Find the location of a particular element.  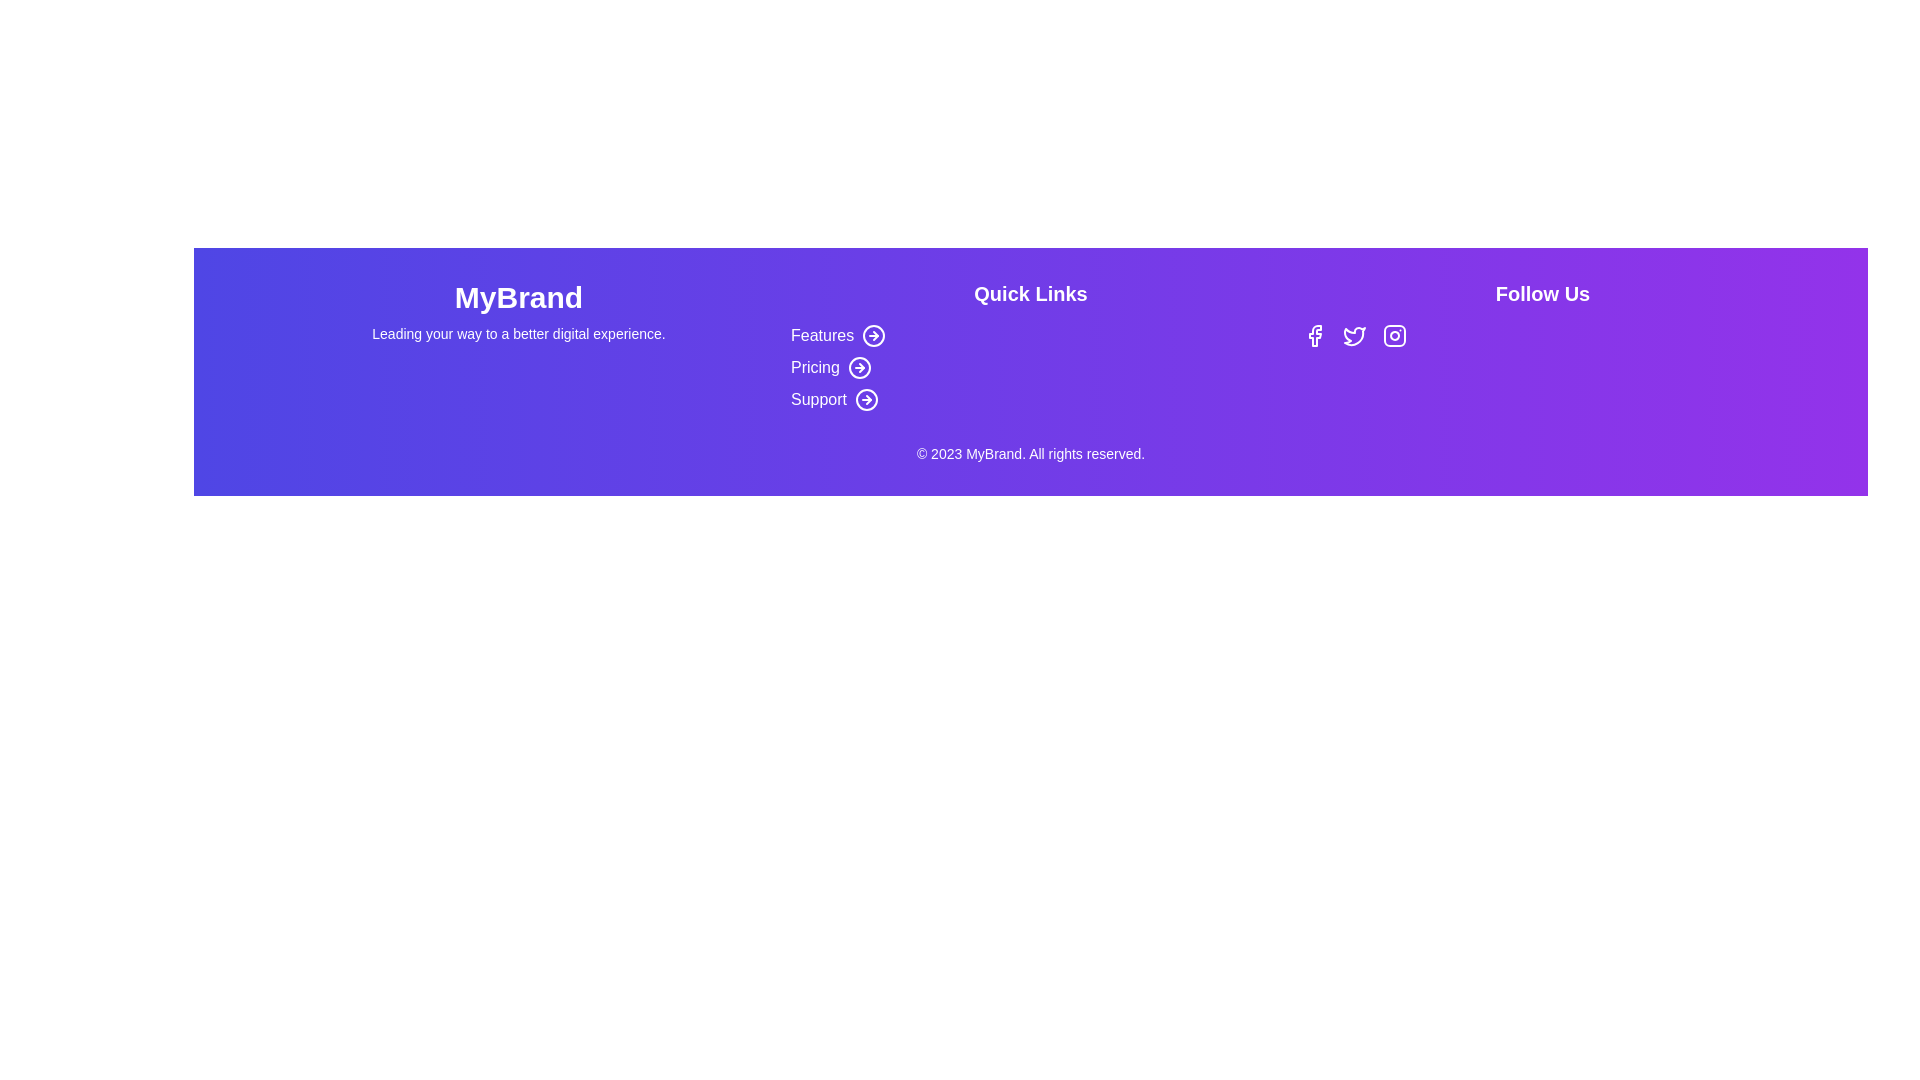

the white bird icon in the purple footer bar under the 'Follow Us' heading is located at coordinates (1354, 334).